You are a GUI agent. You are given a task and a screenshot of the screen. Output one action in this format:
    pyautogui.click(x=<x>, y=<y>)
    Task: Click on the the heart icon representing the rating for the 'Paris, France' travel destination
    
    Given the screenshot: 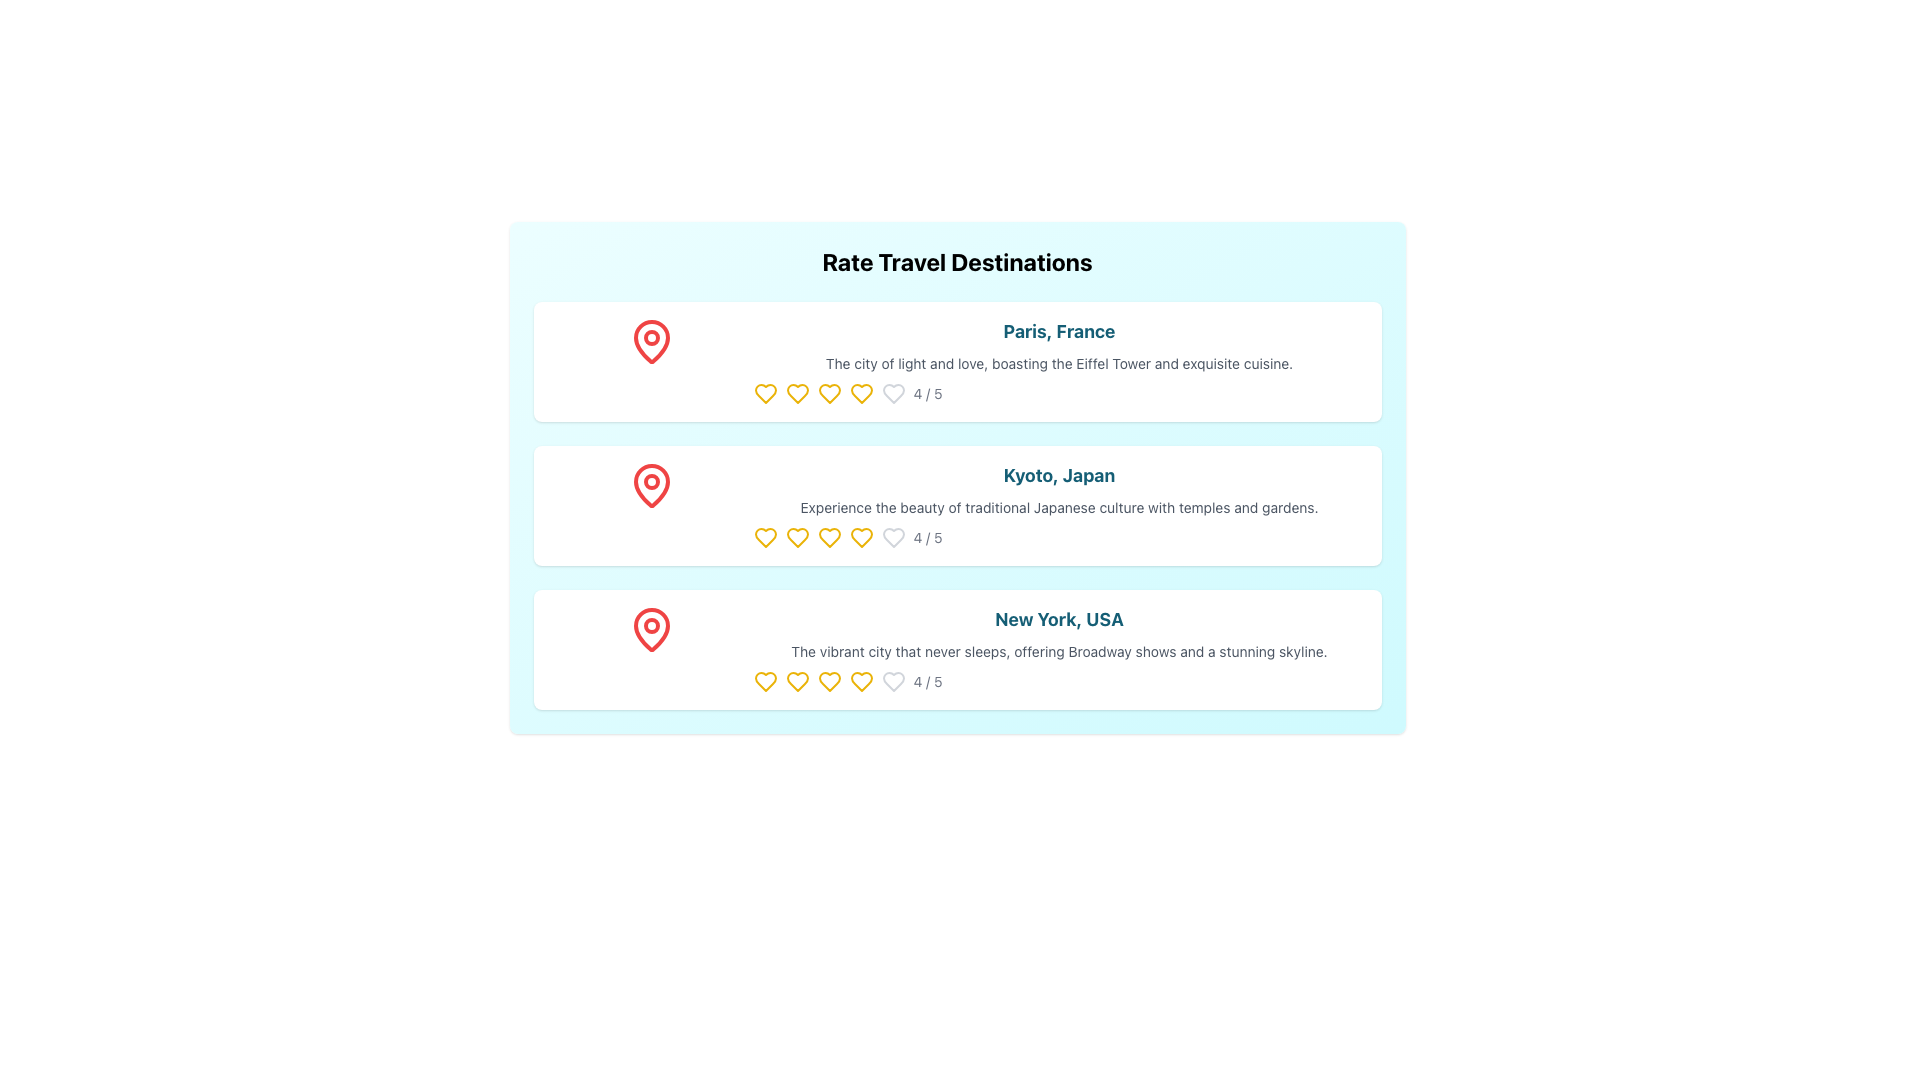 What is the action you would take?
    pyautogui.click(x=796, y=393)
    